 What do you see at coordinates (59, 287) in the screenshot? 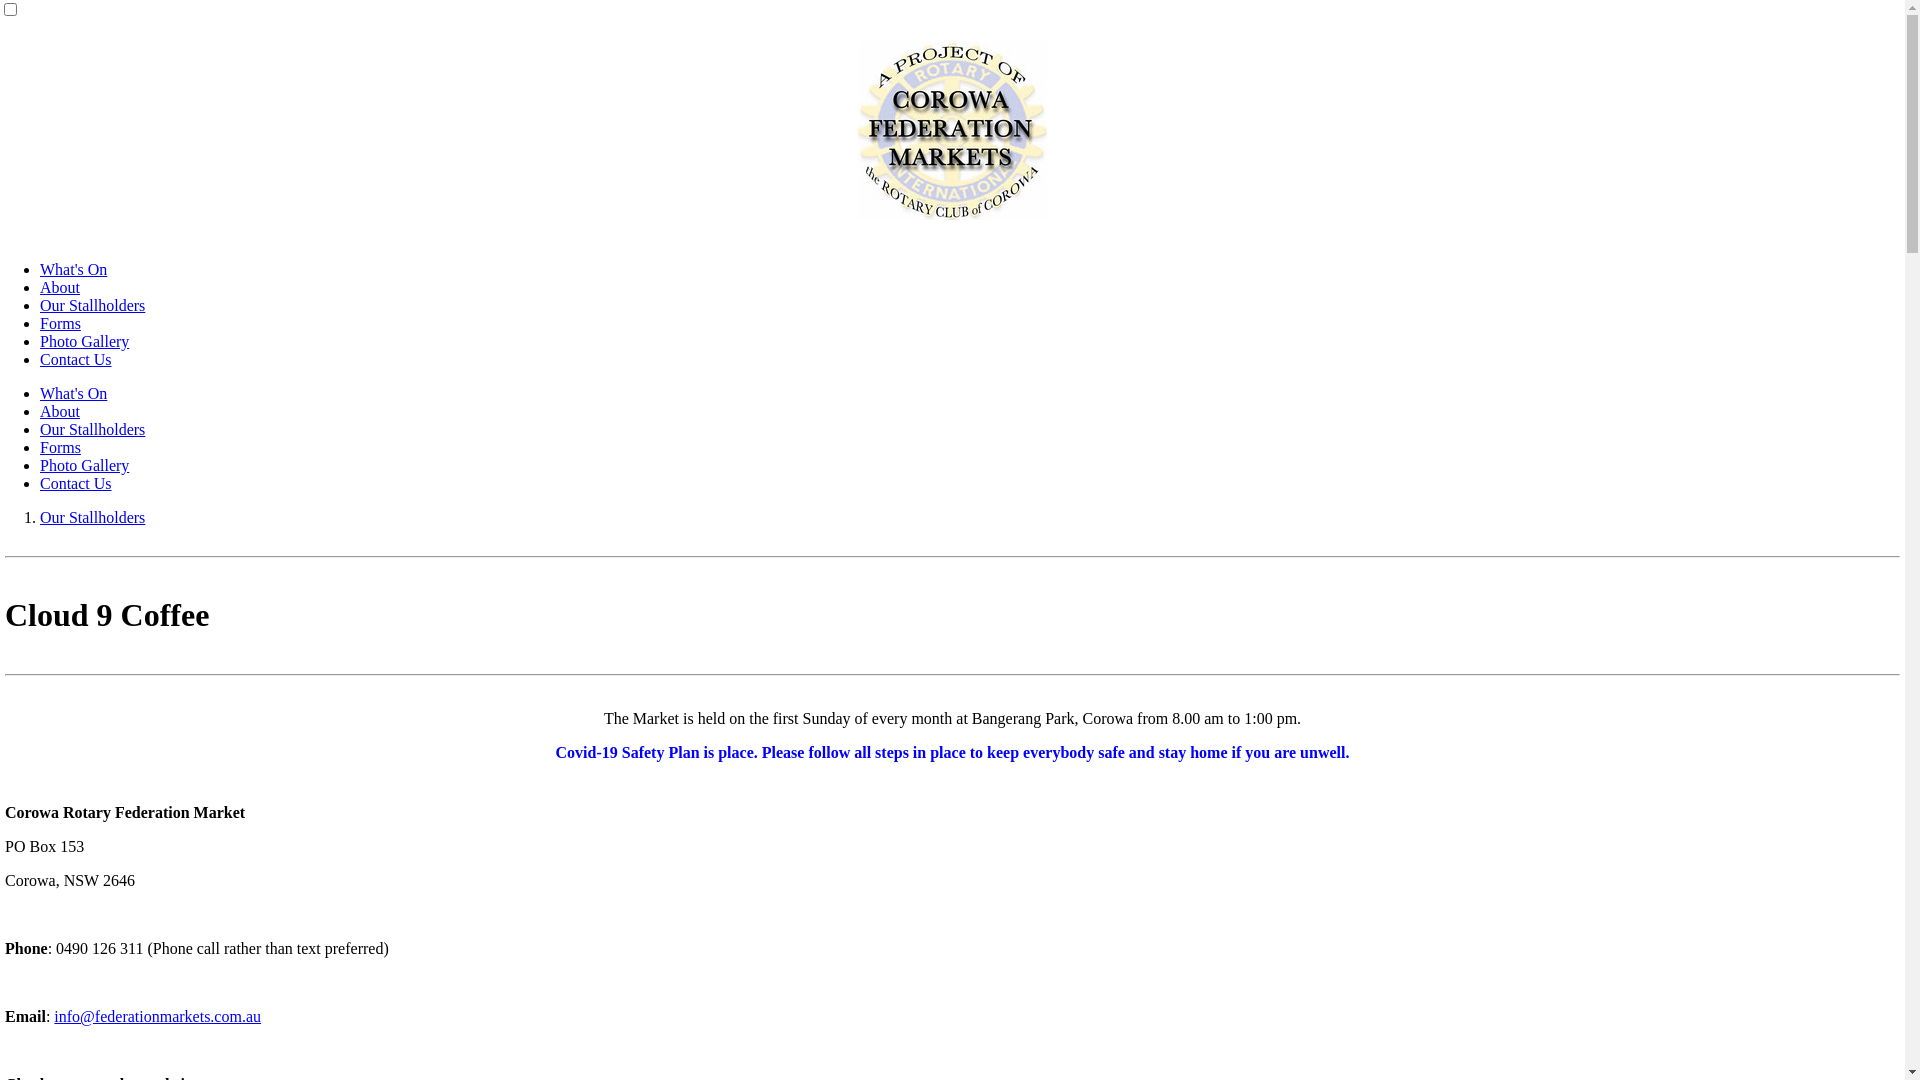
I see `'About'` at bounding box center [59, 287].